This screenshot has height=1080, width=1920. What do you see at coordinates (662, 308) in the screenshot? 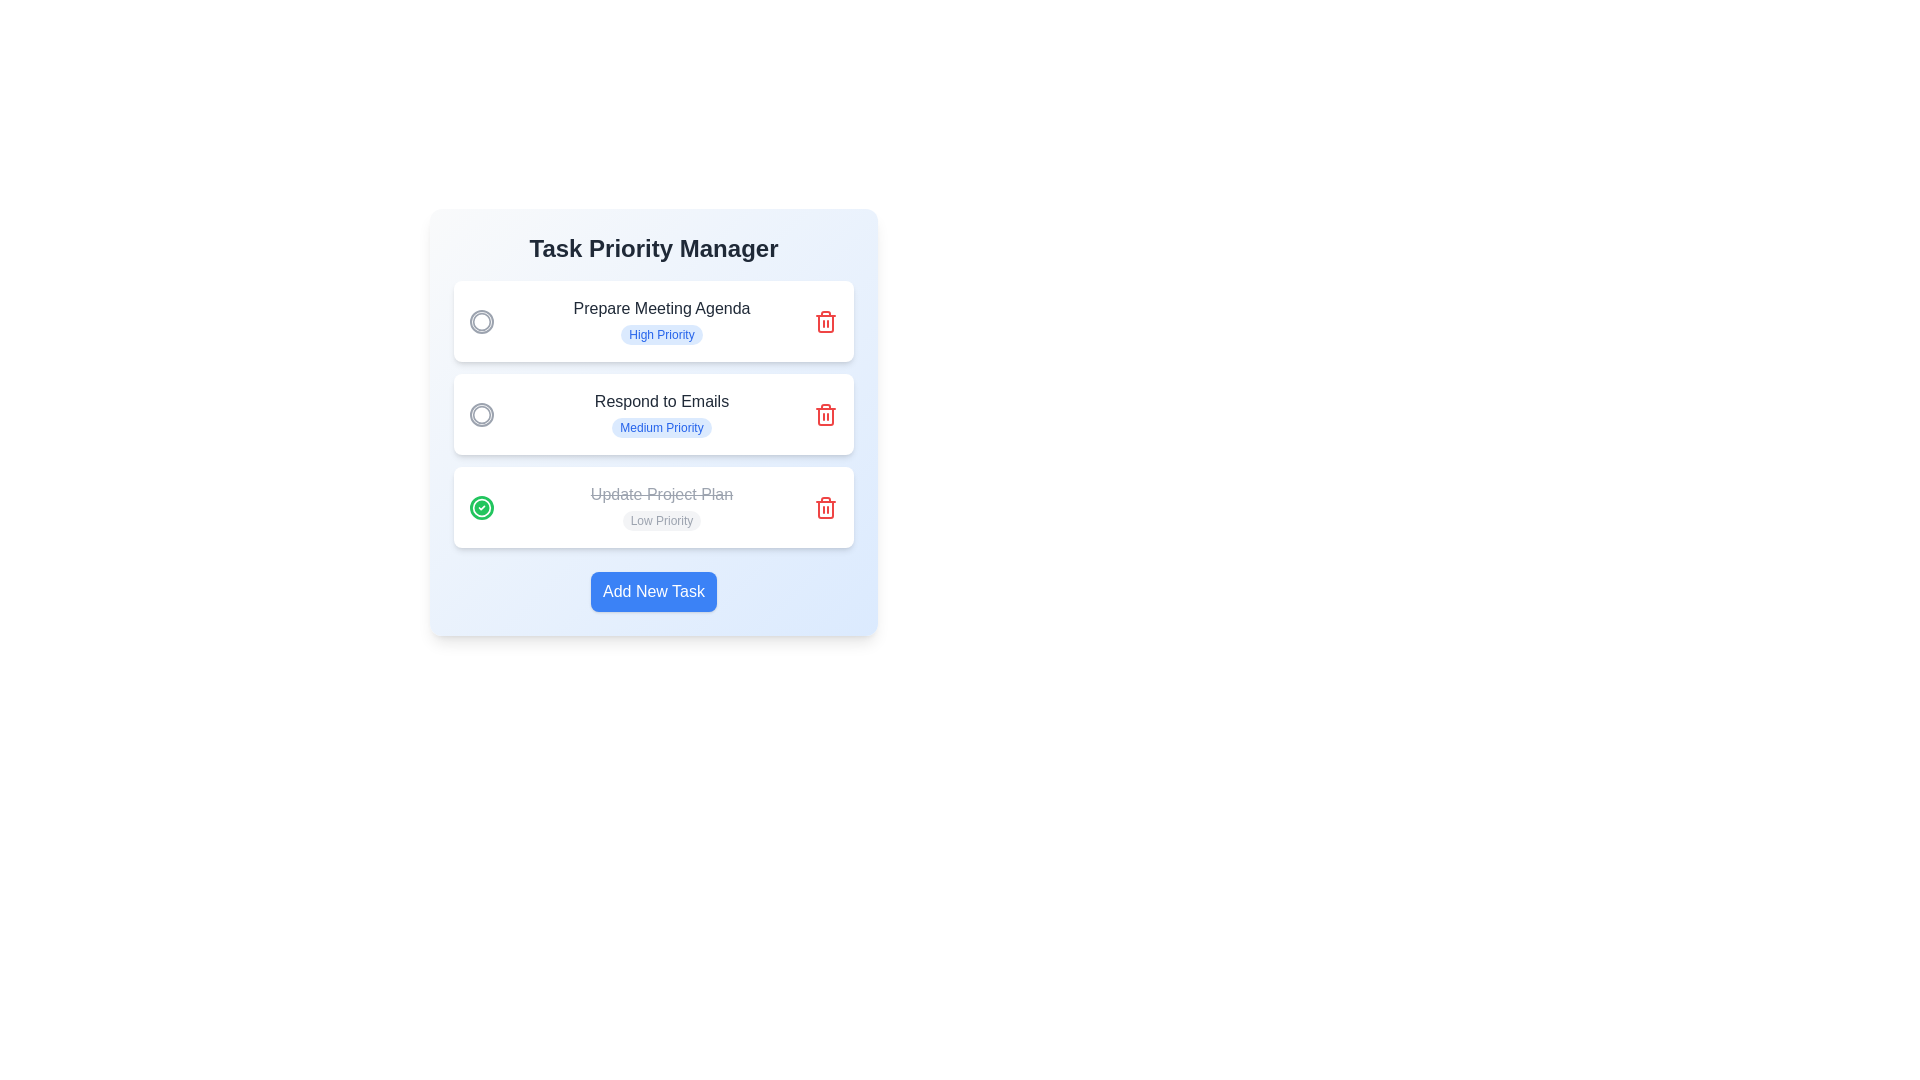
I see `the text label that displays 'Prepare Meeting Agenda', which is prominently styled in bold dark gray and is the first label` at bounding box center [662, 308].